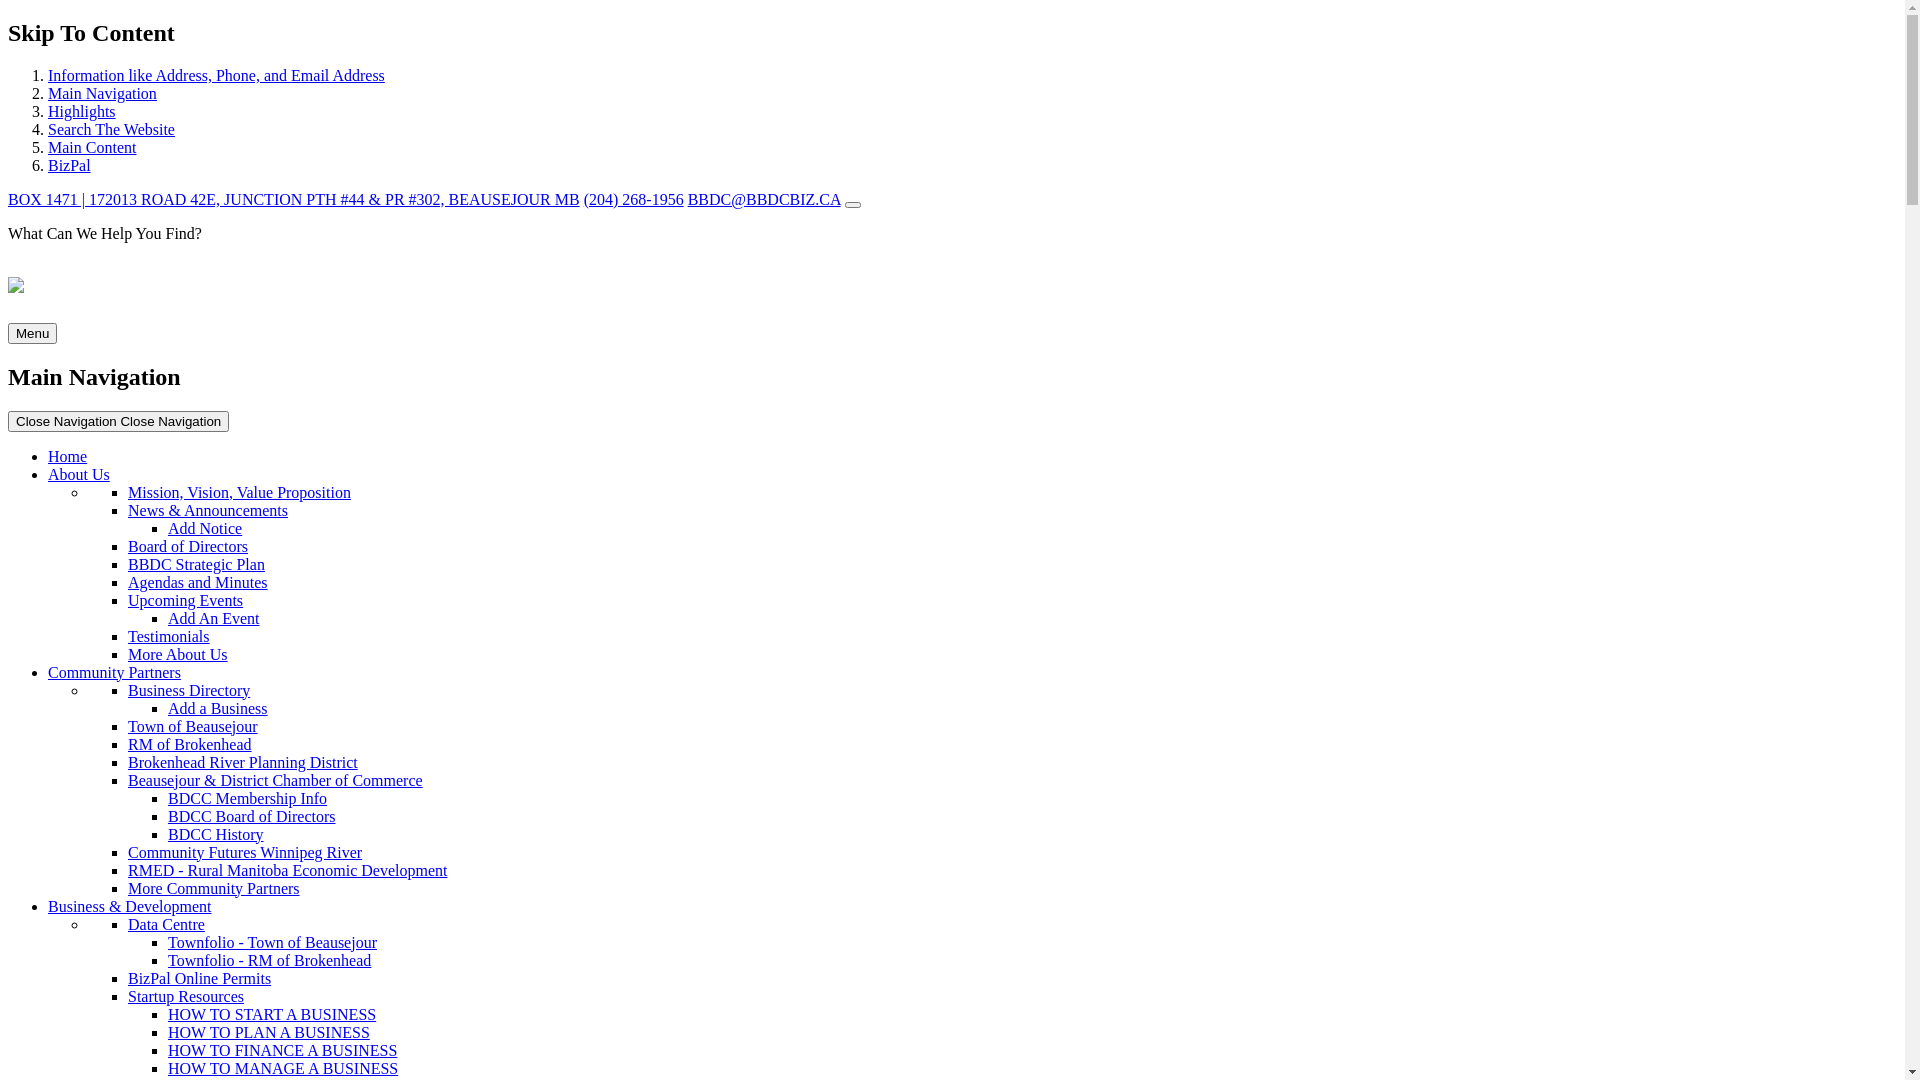 The height and width of the screenshot is (1080, 1920). I want to click on 'RMED - Rural Manitoba Economic Development', so click(286, 869).